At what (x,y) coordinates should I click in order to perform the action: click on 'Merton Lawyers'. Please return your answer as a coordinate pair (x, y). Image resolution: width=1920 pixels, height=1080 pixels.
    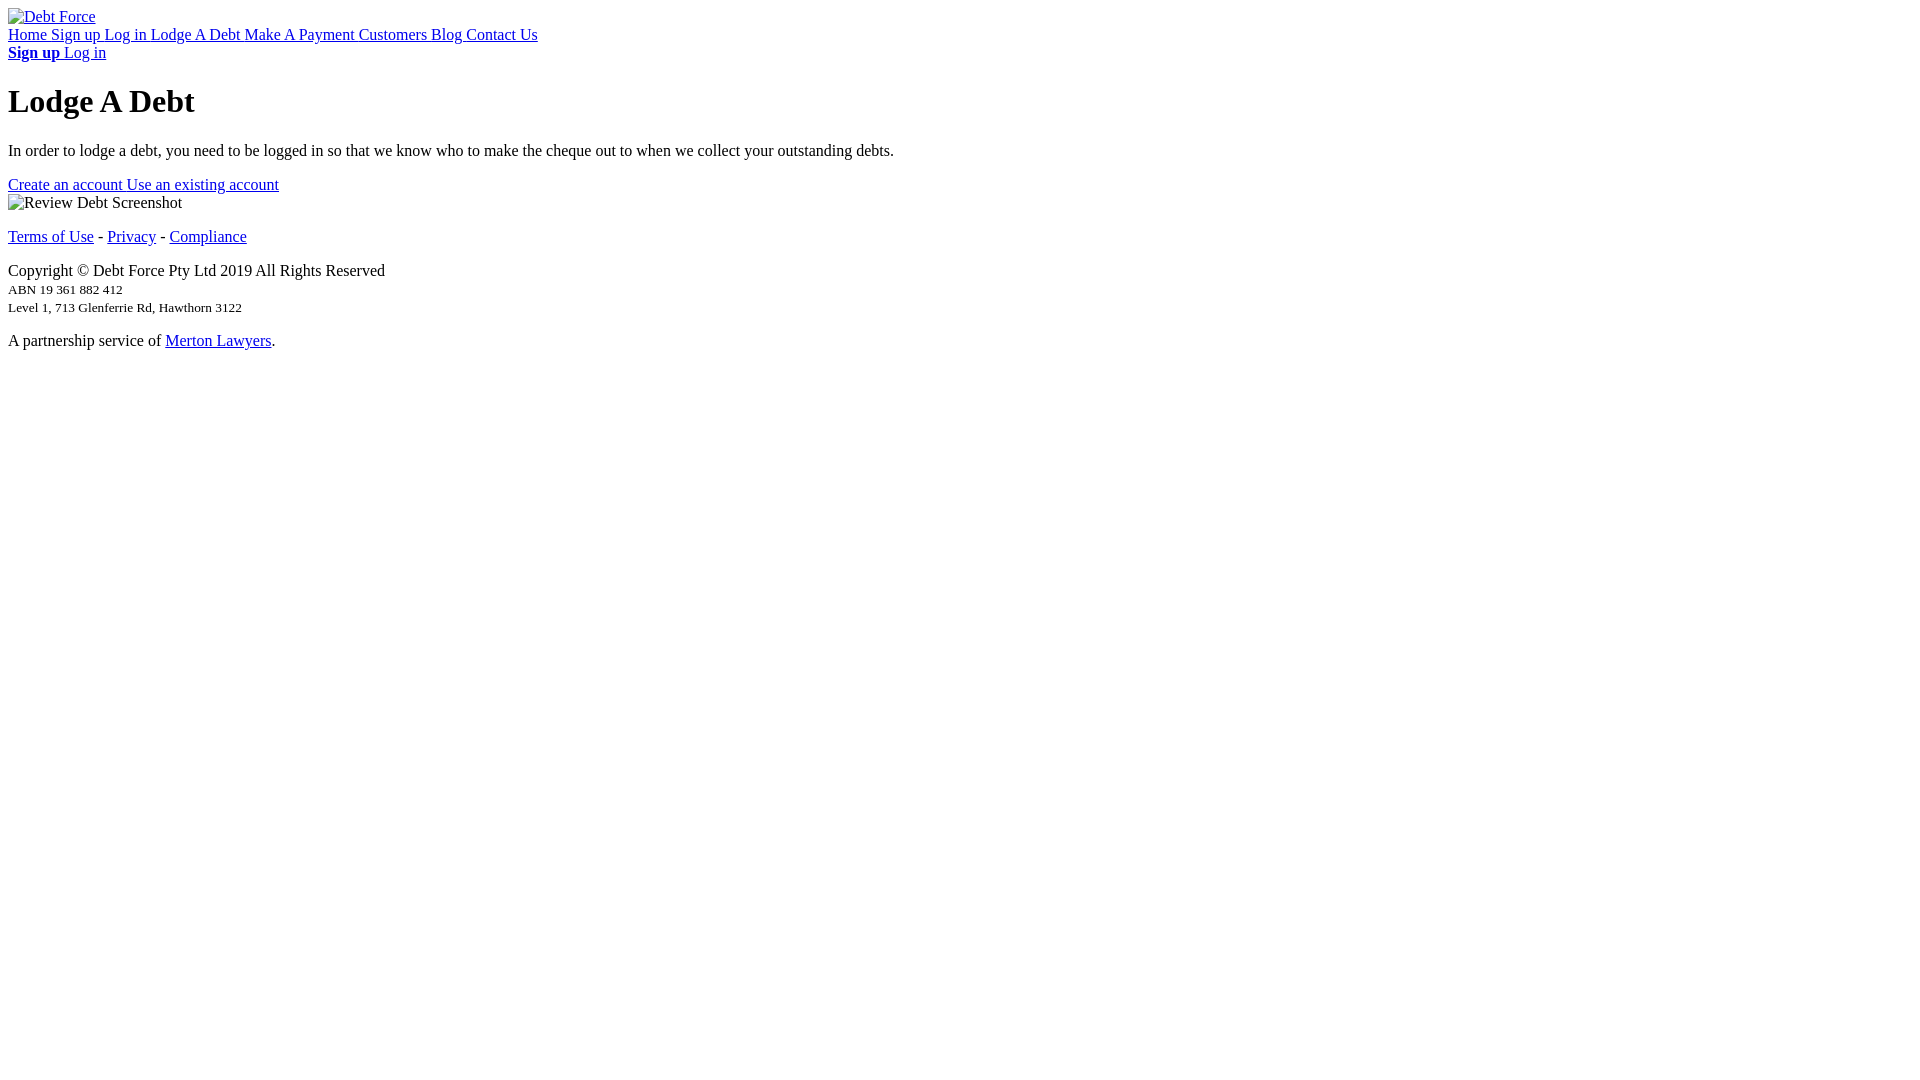
    Looking at the image, I should click on (217, 339).